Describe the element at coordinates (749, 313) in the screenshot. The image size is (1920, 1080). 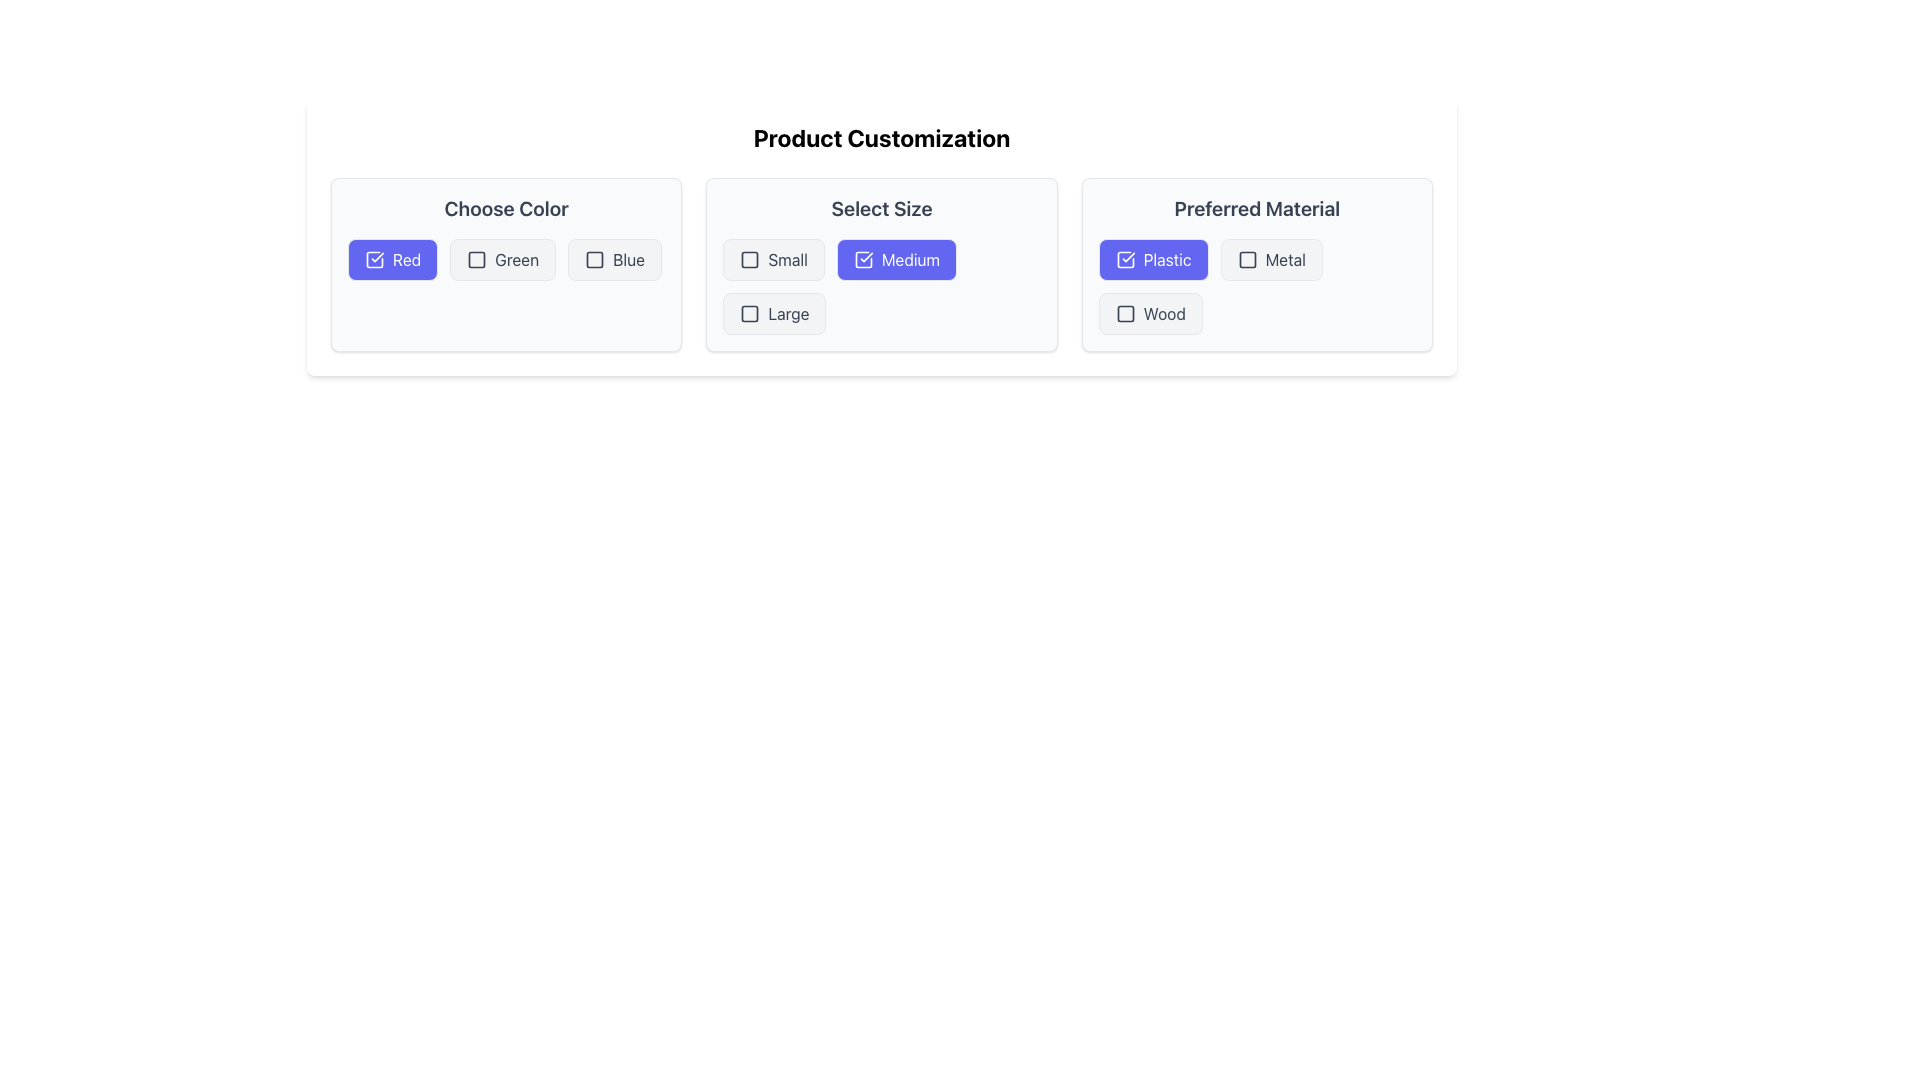
I see `the checkbox marker for the 'Large' size option in the 'Select Size' section` at that location.